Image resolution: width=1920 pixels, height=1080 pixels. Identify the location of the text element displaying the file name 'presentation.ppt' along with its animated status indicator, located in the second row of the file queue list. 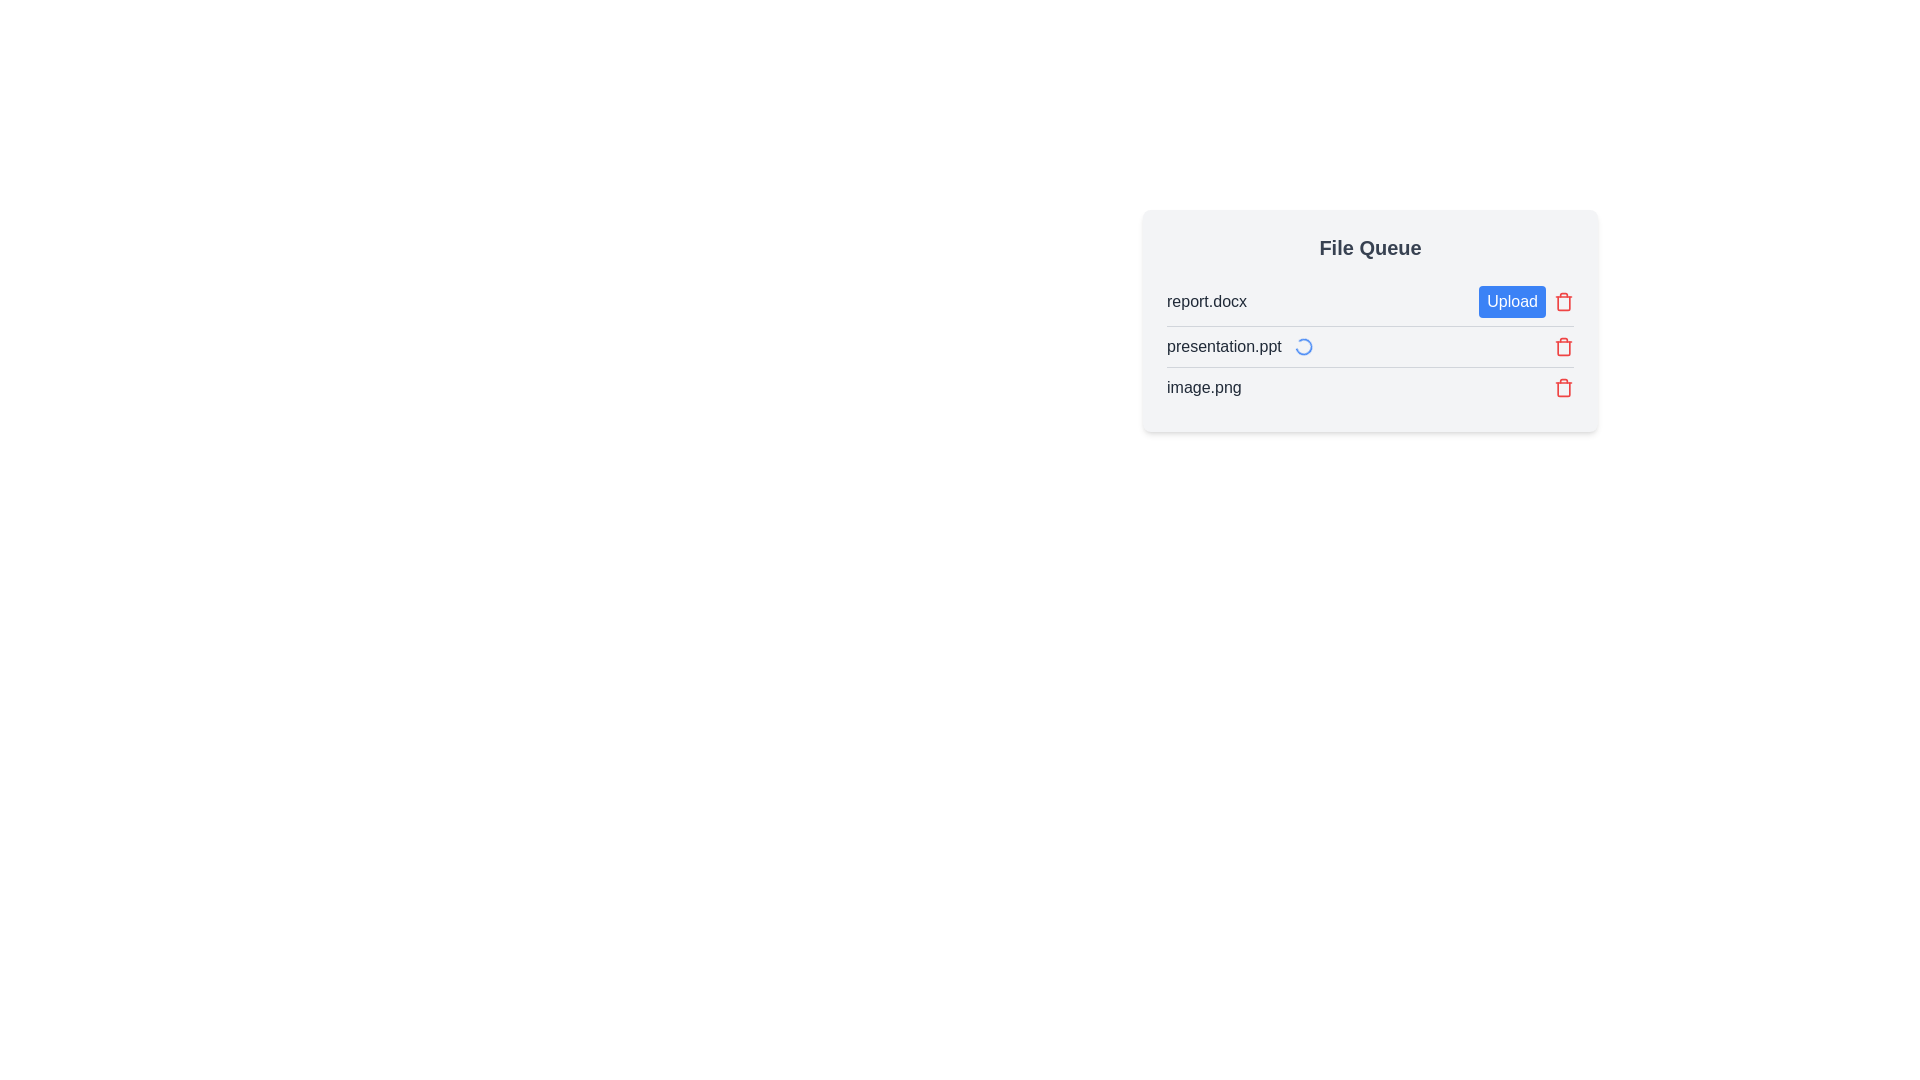
(1239, 346).